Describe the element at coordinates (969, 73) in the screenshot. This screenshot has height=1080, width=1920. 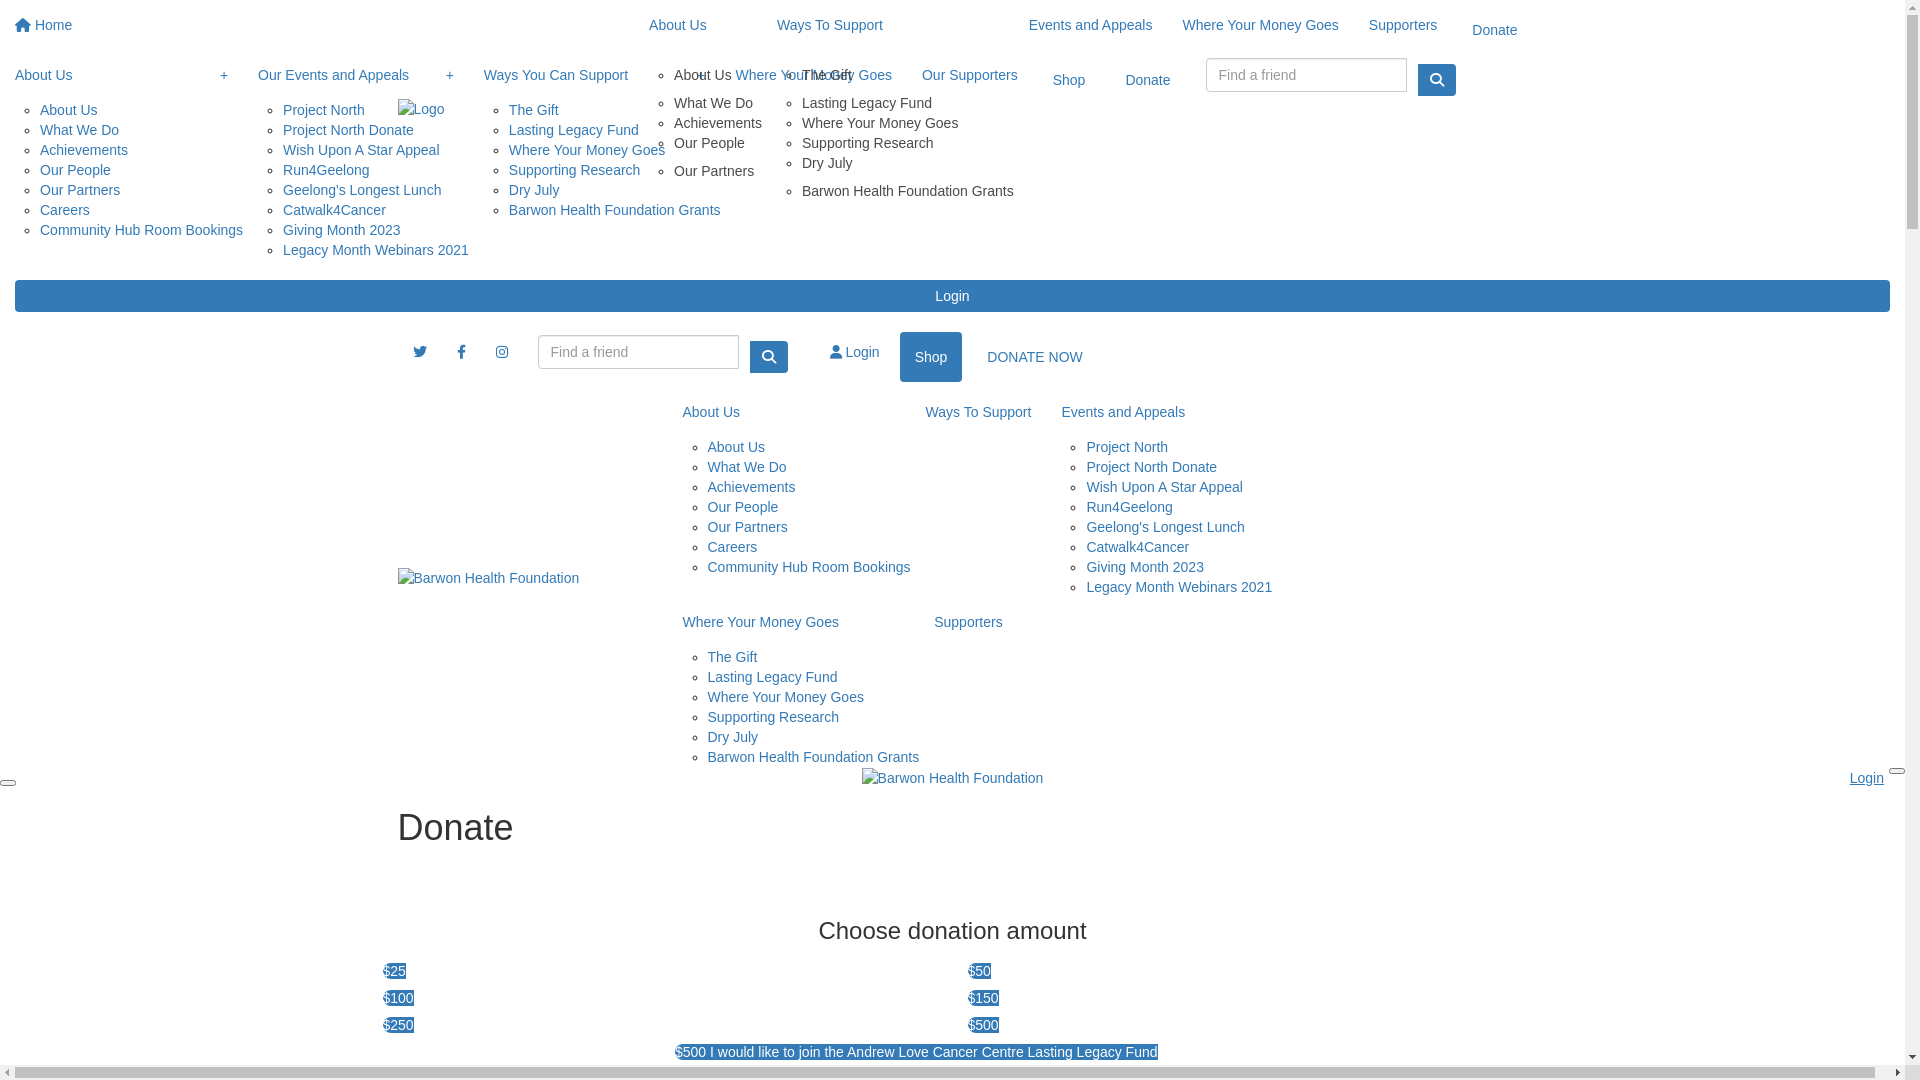
I see `'Our Supporters'` at that location.